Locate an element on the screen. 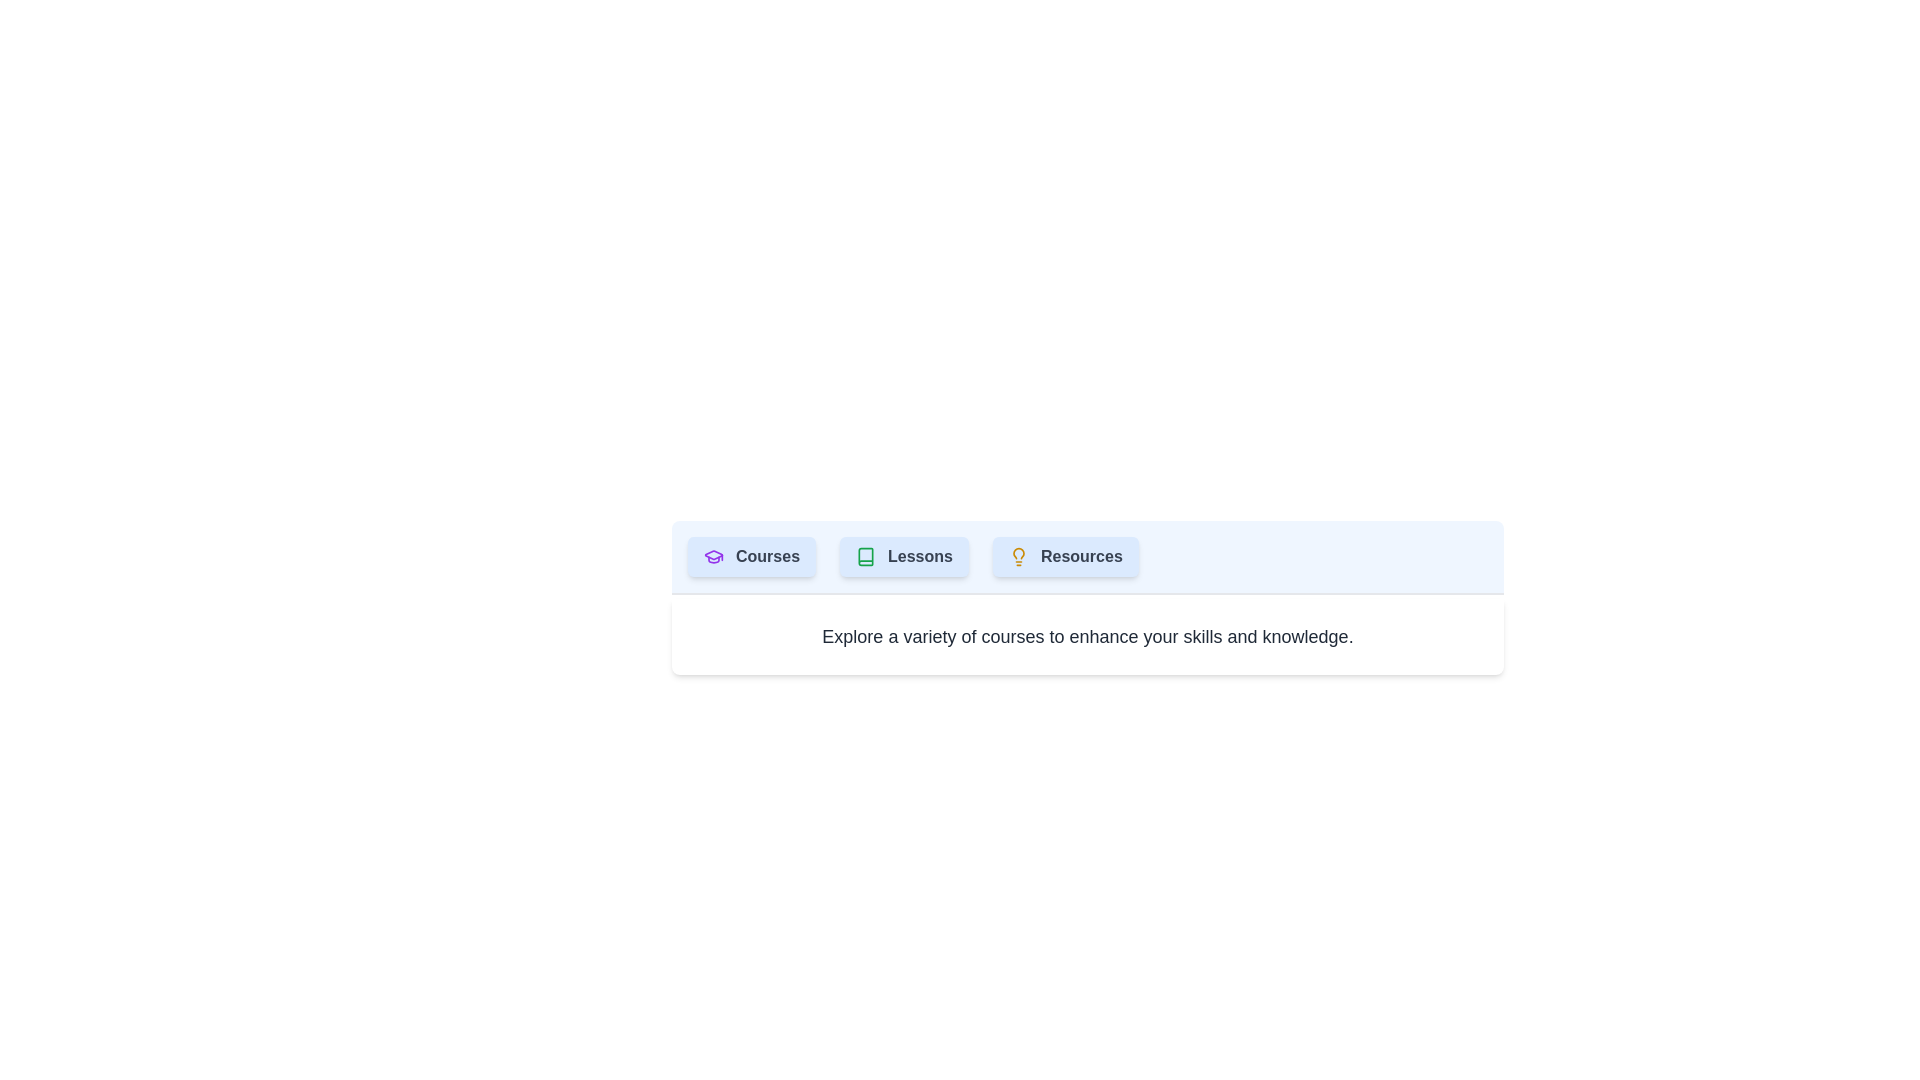 Image resolution: width=1920 pixels, height=1080 pixels. the Resources tab to observe its hover effect is located at coordinates (1064, 556).